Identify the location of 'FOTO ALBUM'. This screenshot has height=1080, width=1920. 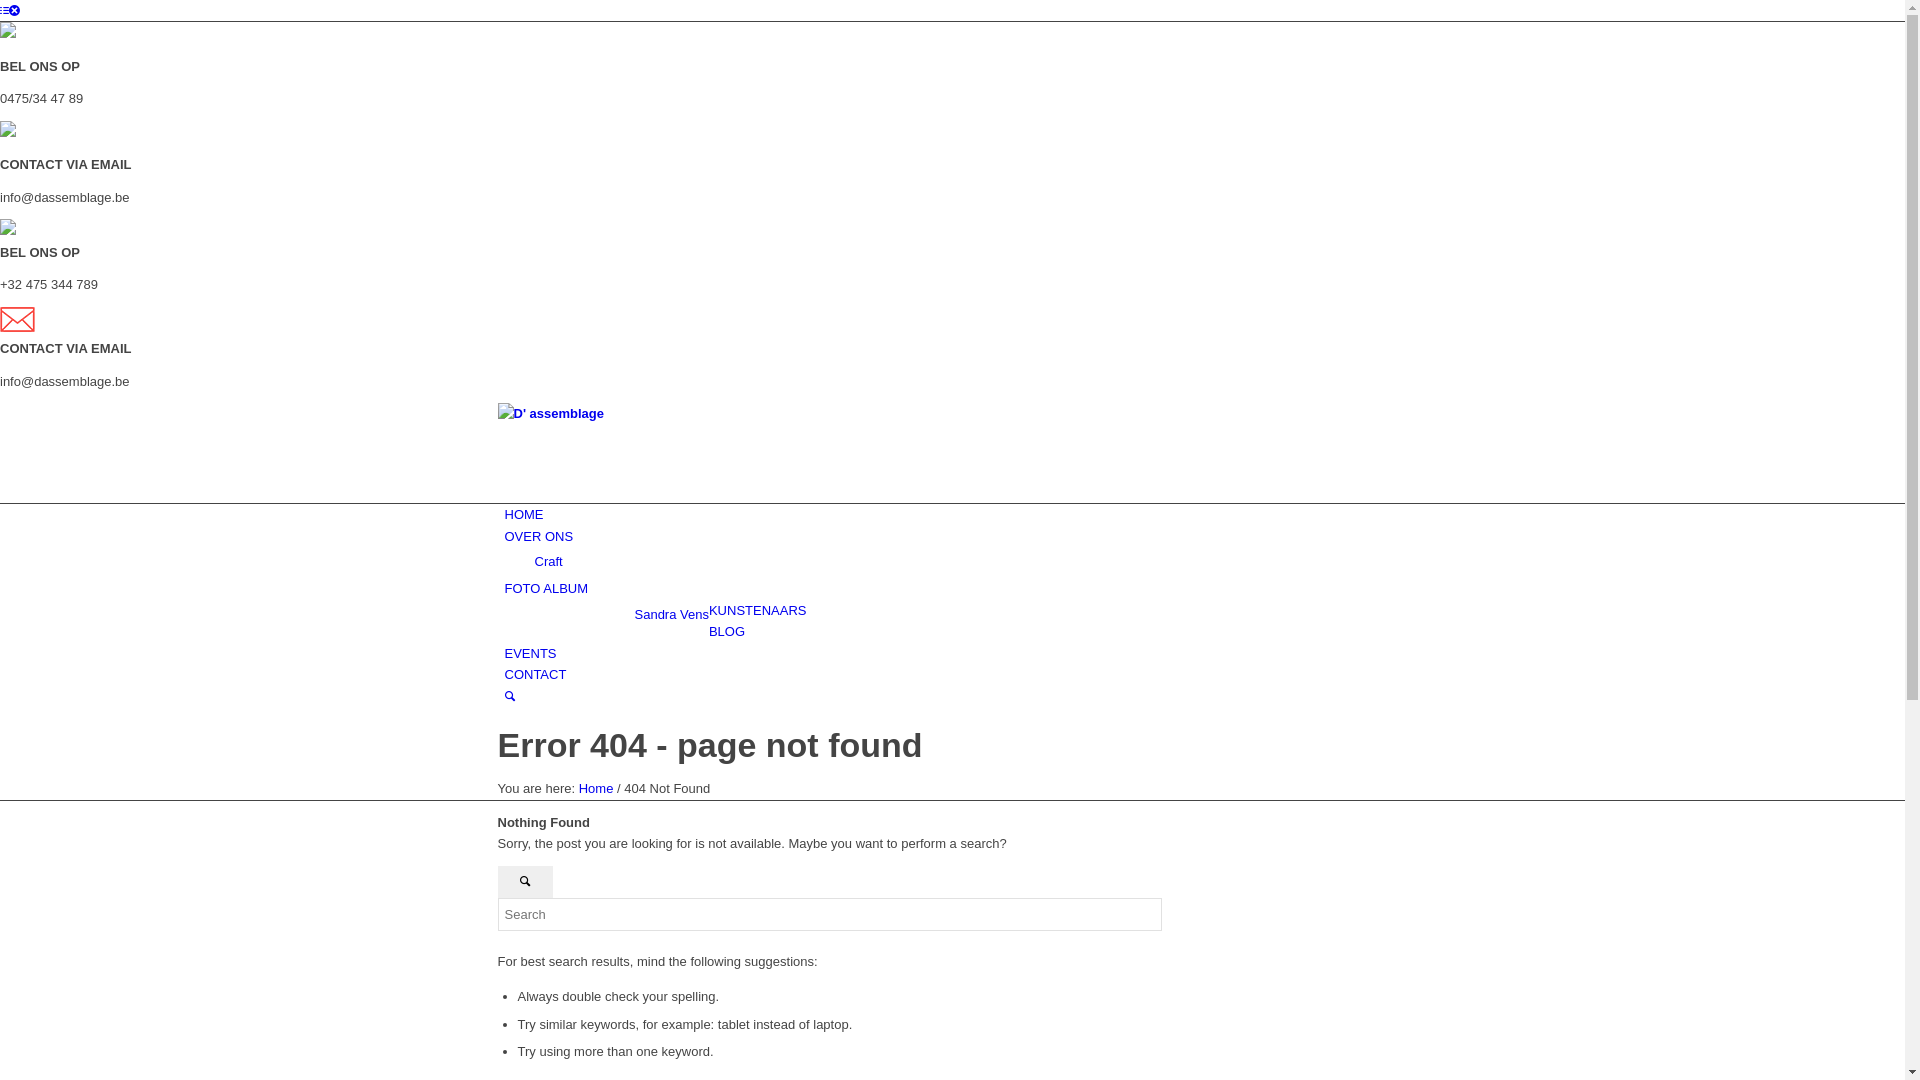
(546, 587).